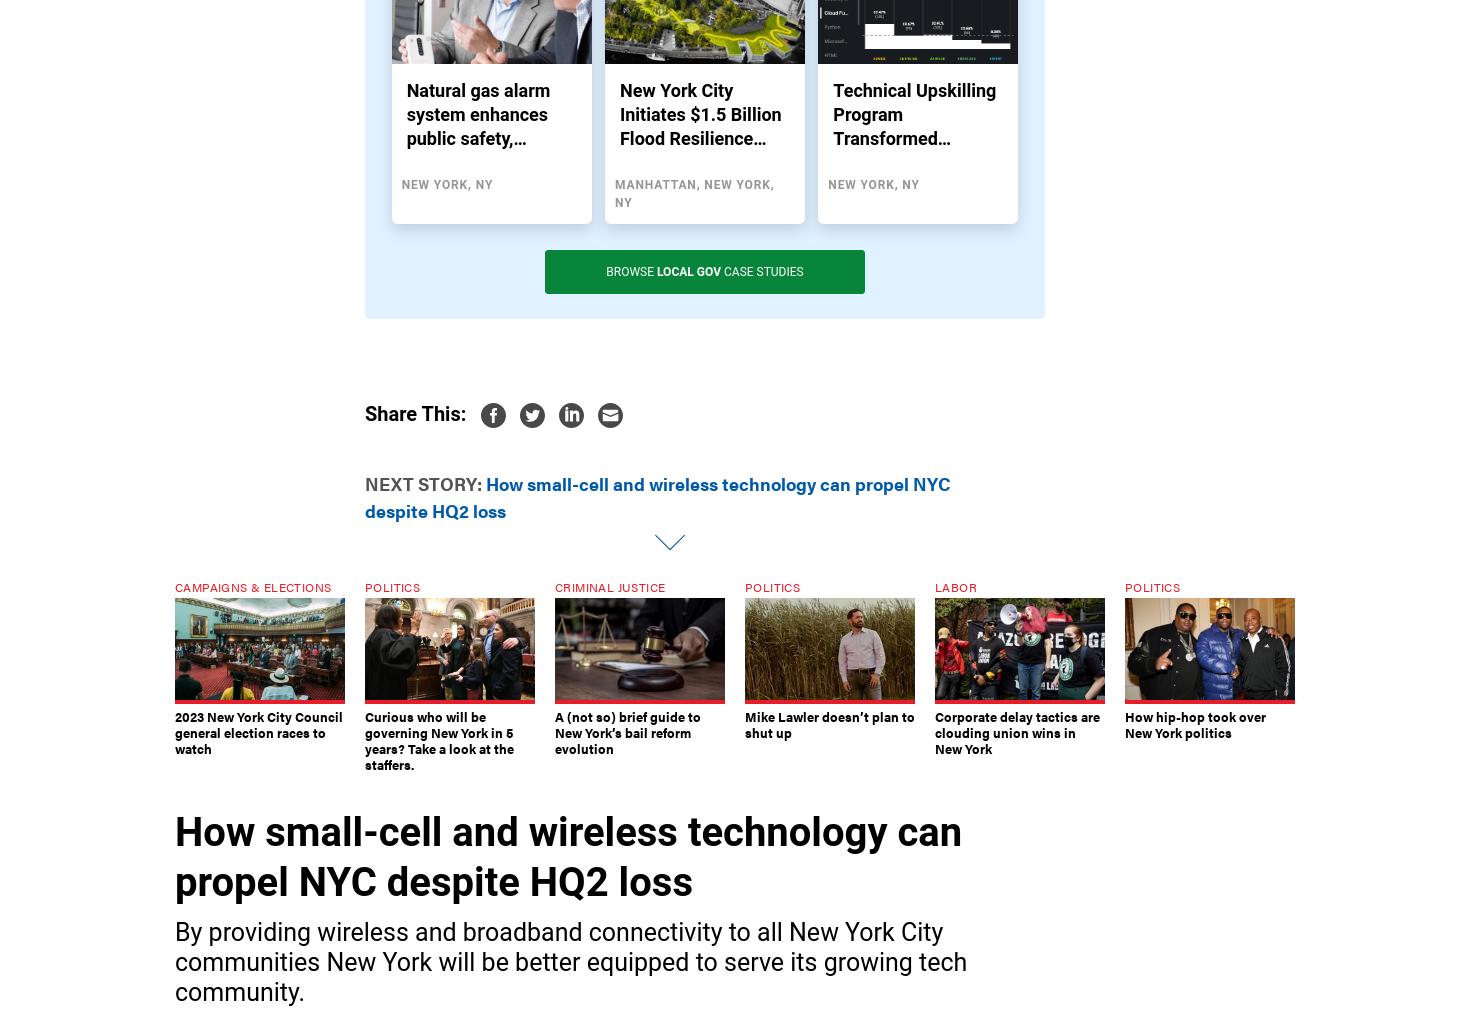 The width and height of the screenshot is (1470, 1009). I want to click on 'Share This:', so click(364, 411).